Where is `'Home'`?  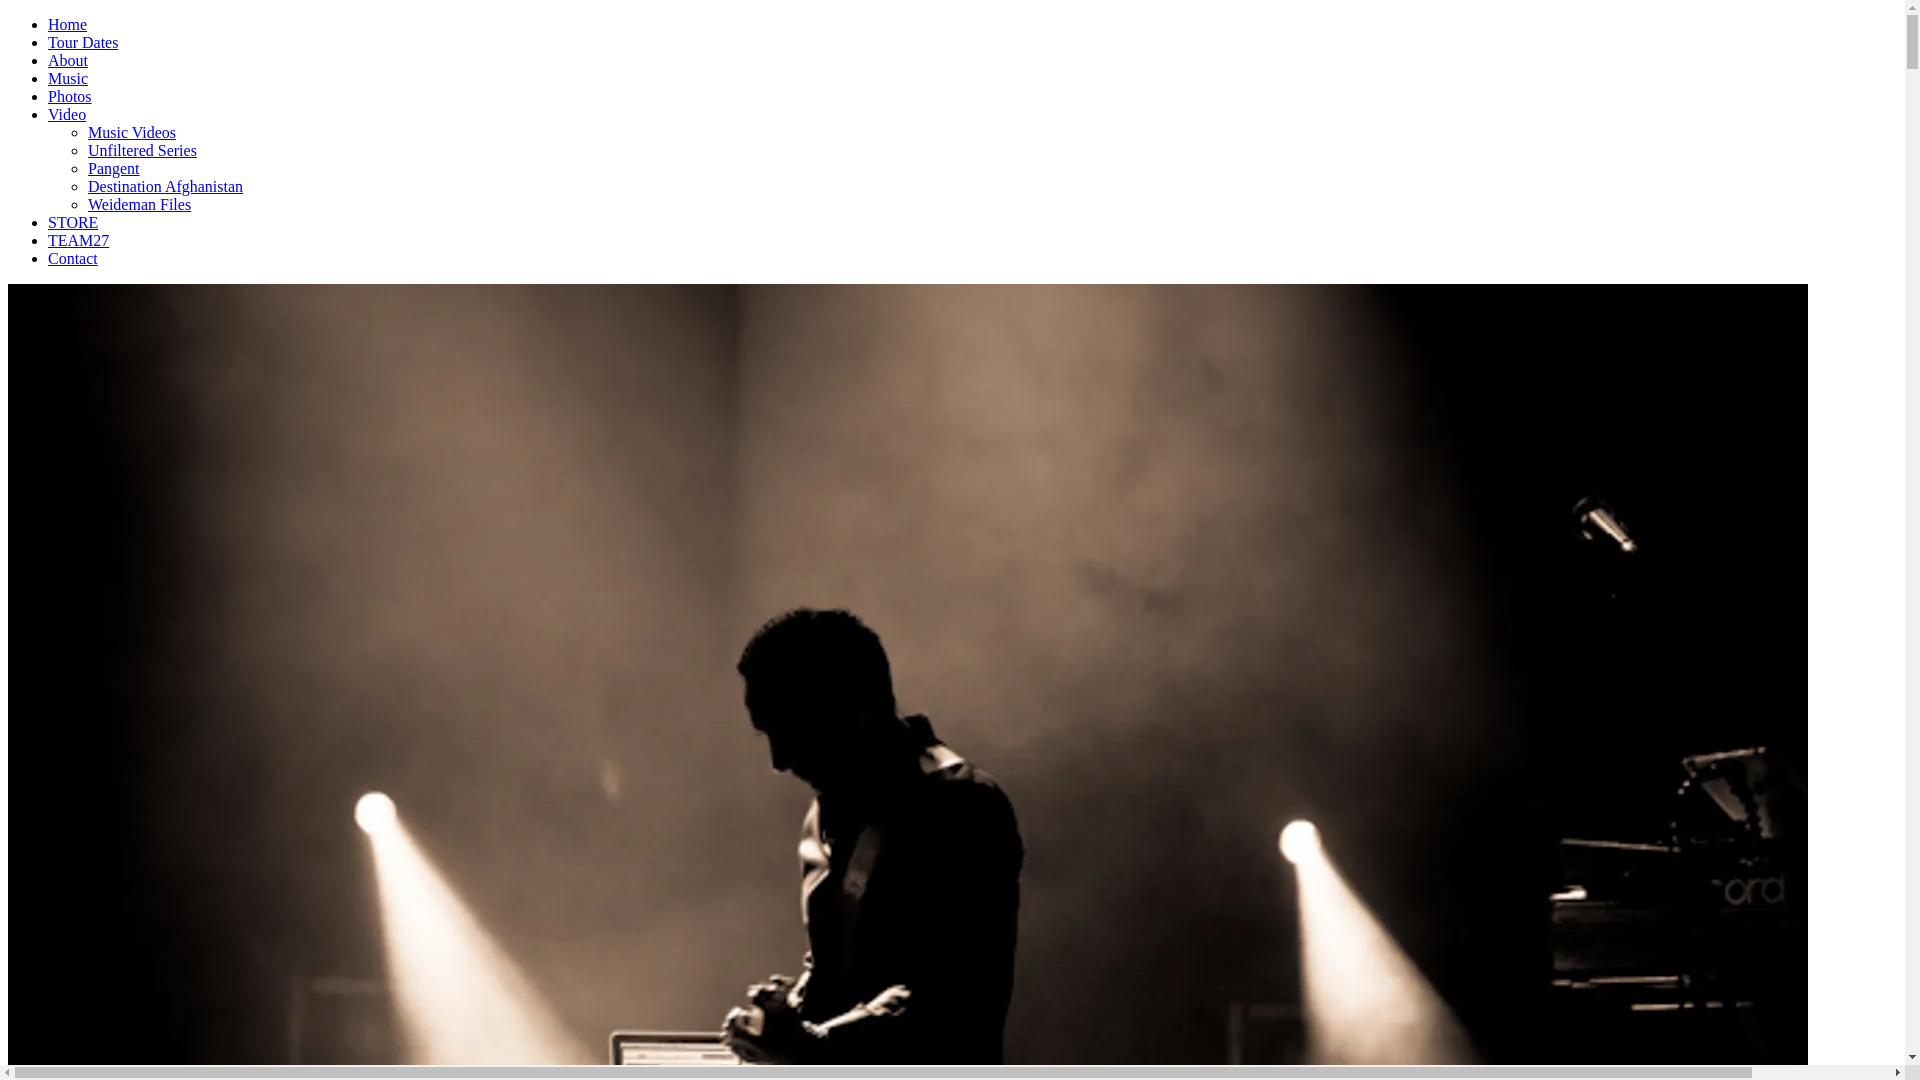 'Home' is located at coordinates (67, 24).